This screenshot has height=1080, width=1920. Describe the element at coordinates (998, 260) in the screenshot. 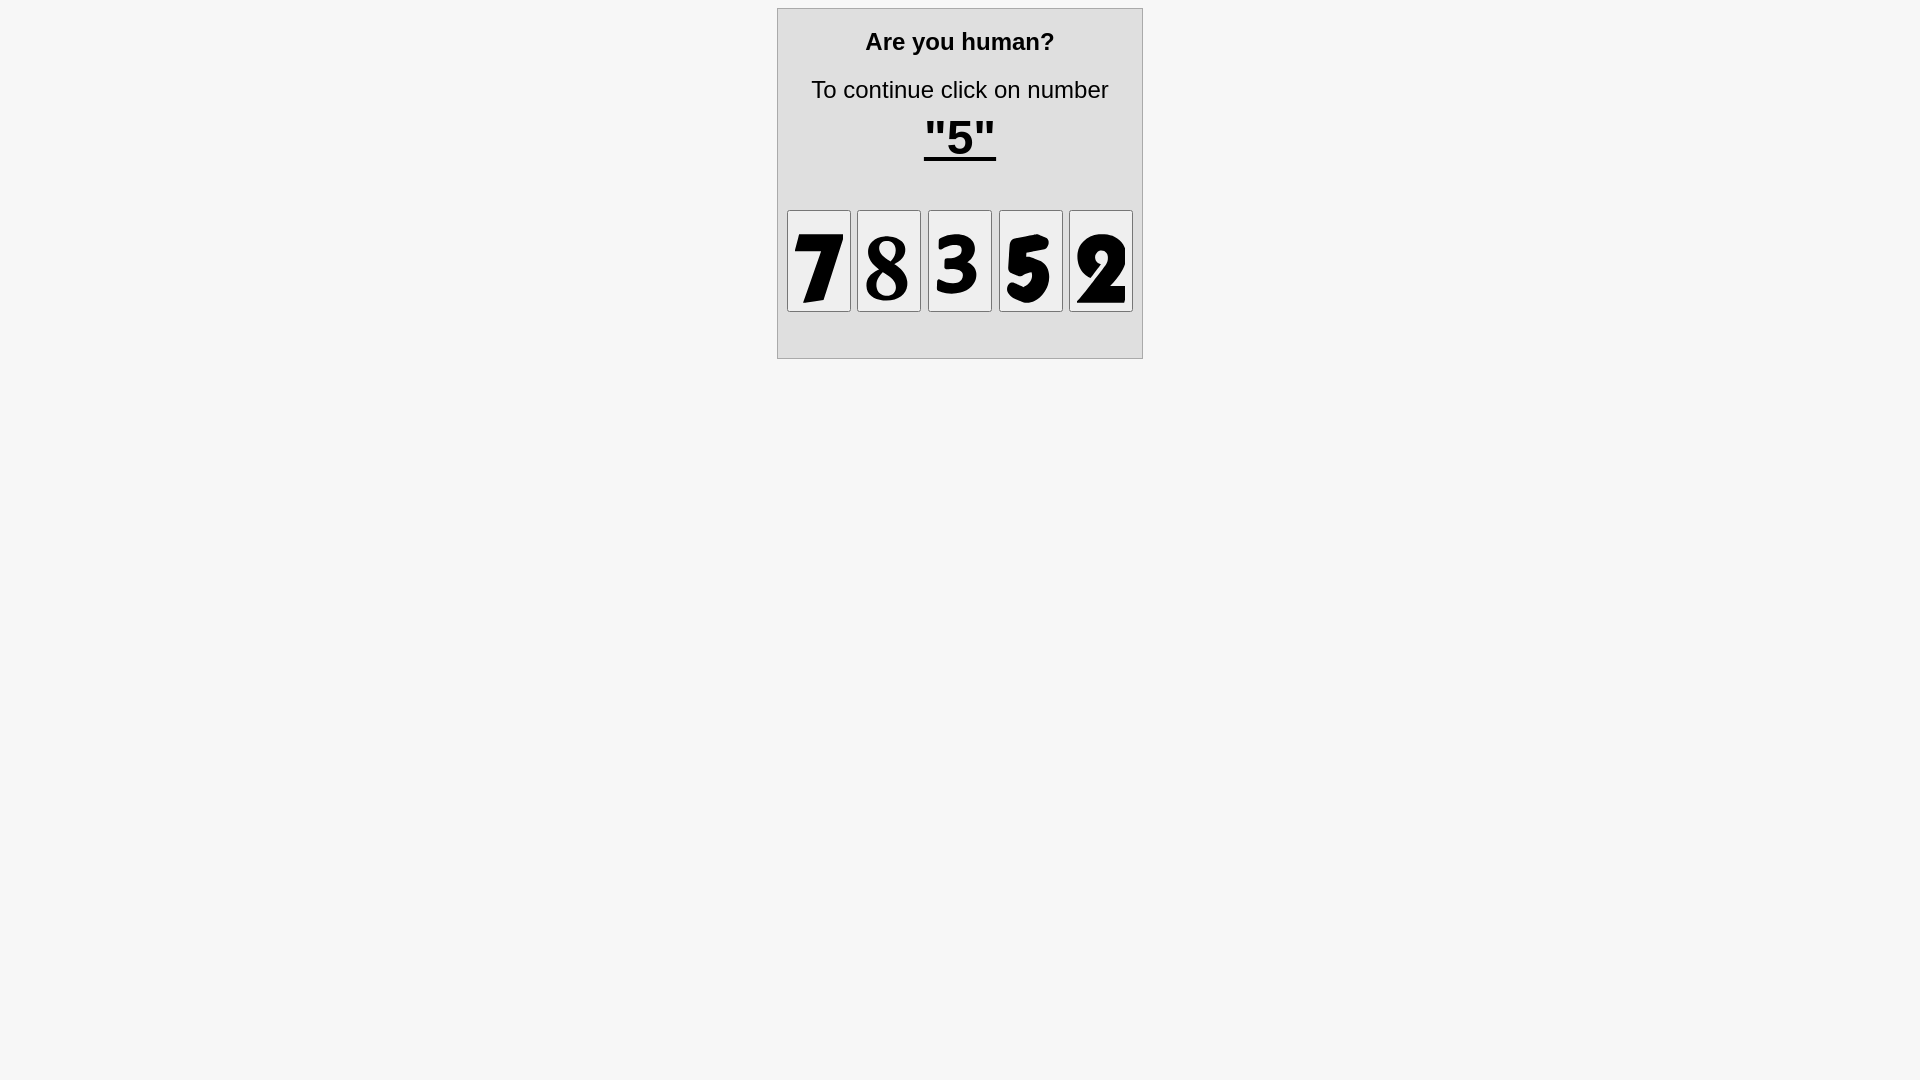

I see `'1732440132366331'` at that location.